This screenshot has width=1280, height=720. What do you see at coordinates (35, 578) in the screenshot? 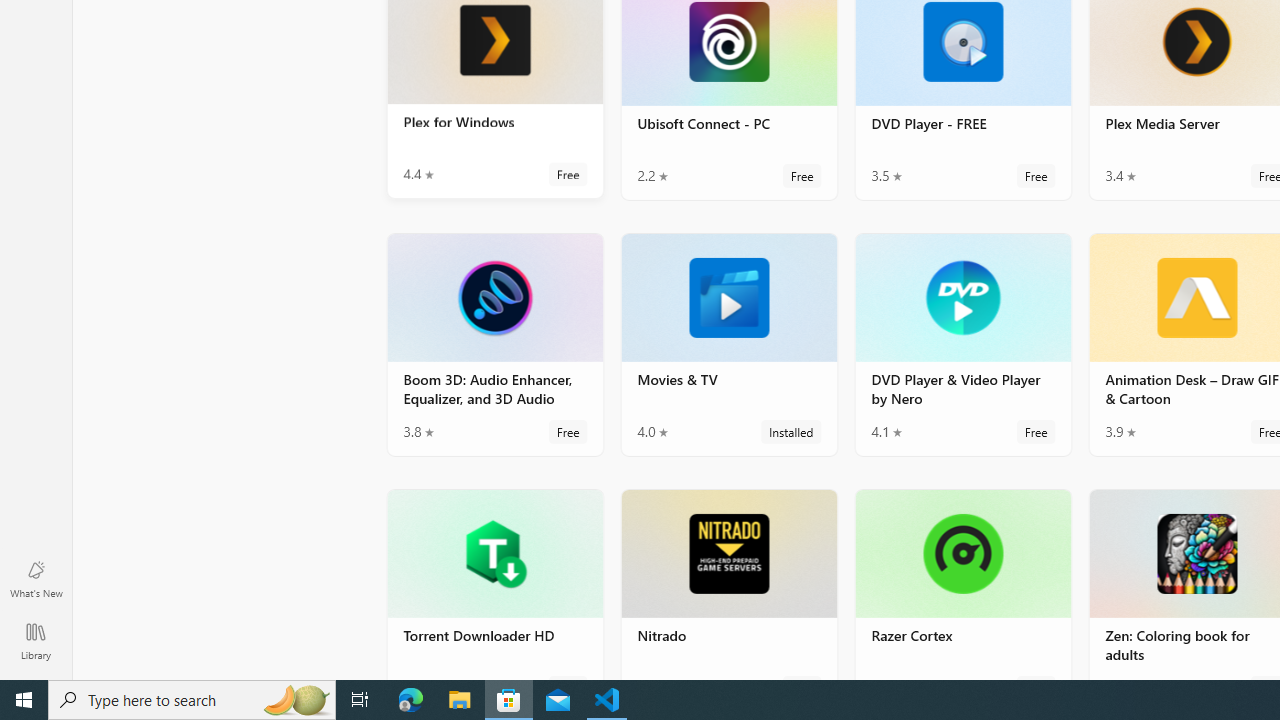
I see `'What'` at bounding box center [35, 578].